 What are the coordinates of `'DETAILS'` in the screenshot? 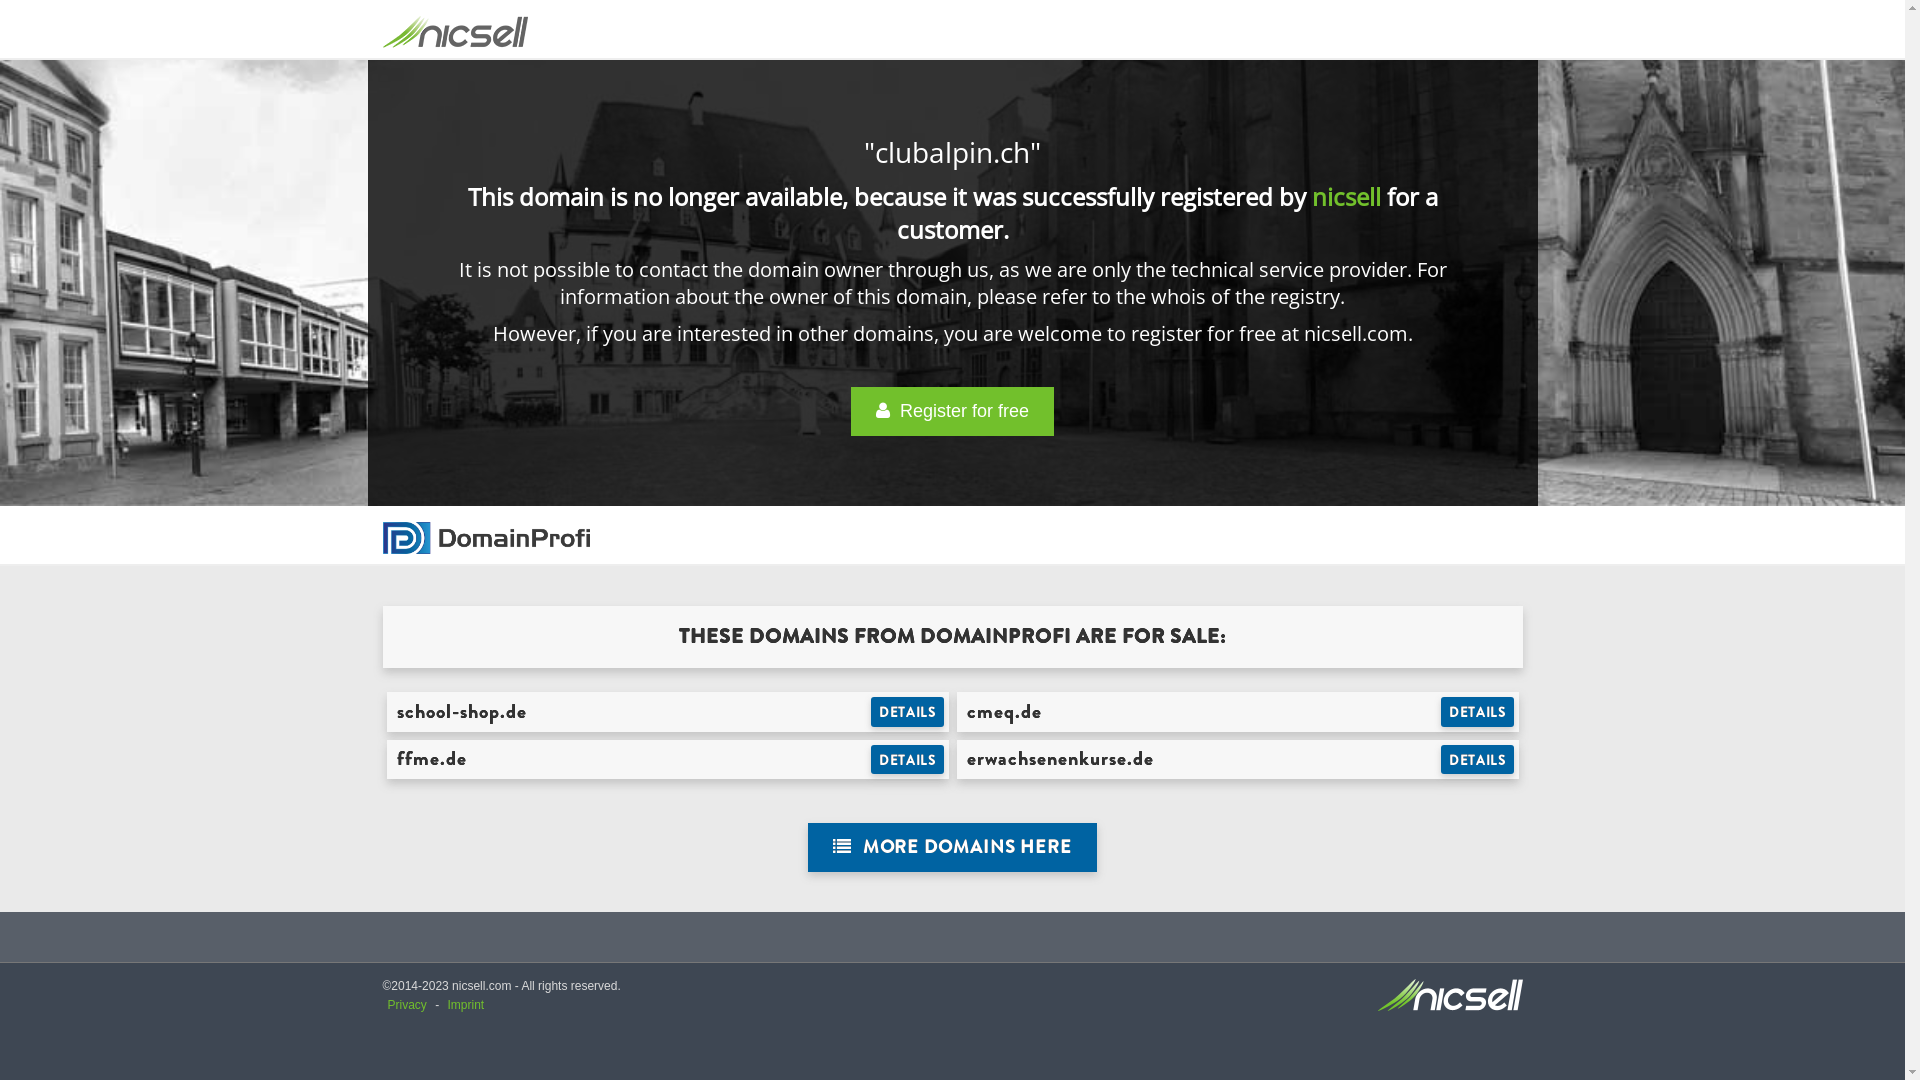 It's located at (1477, 759).